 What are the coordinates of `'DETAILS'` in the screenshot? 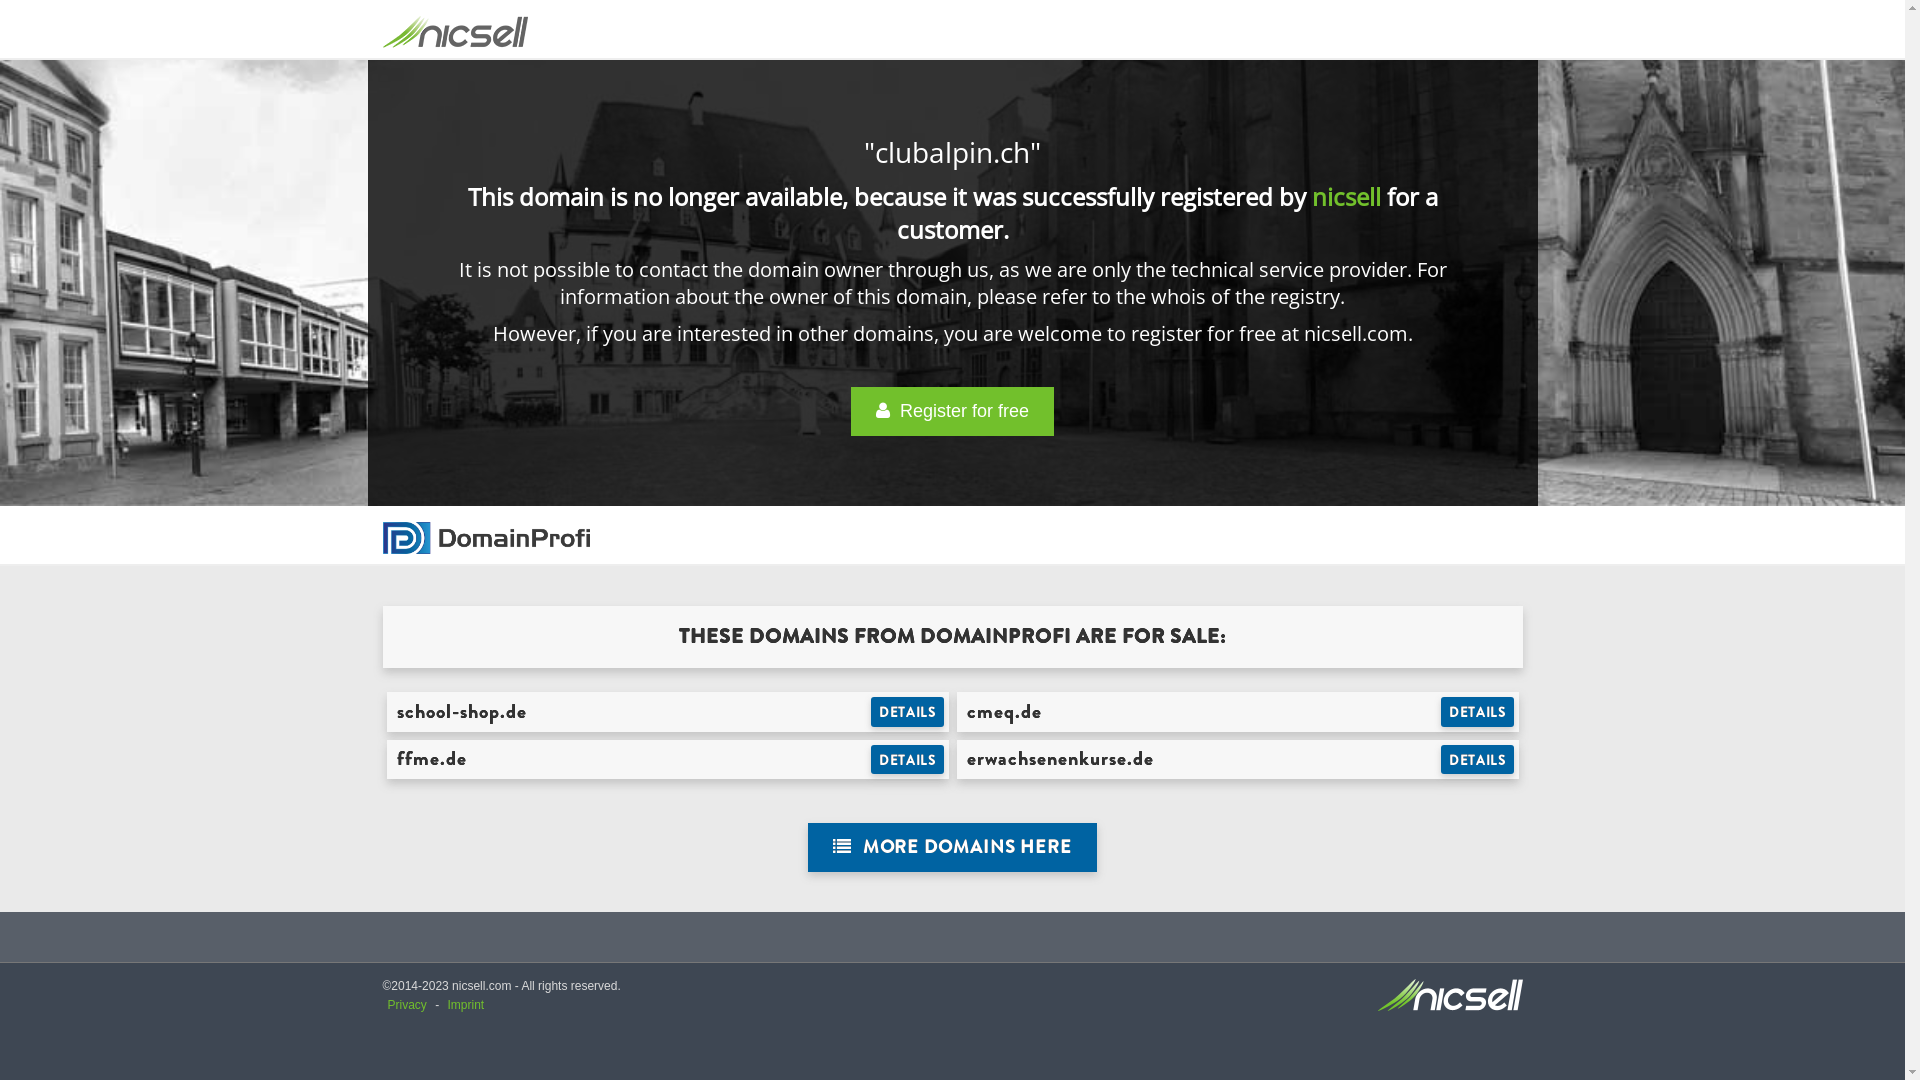 It's located at (1477, 759).